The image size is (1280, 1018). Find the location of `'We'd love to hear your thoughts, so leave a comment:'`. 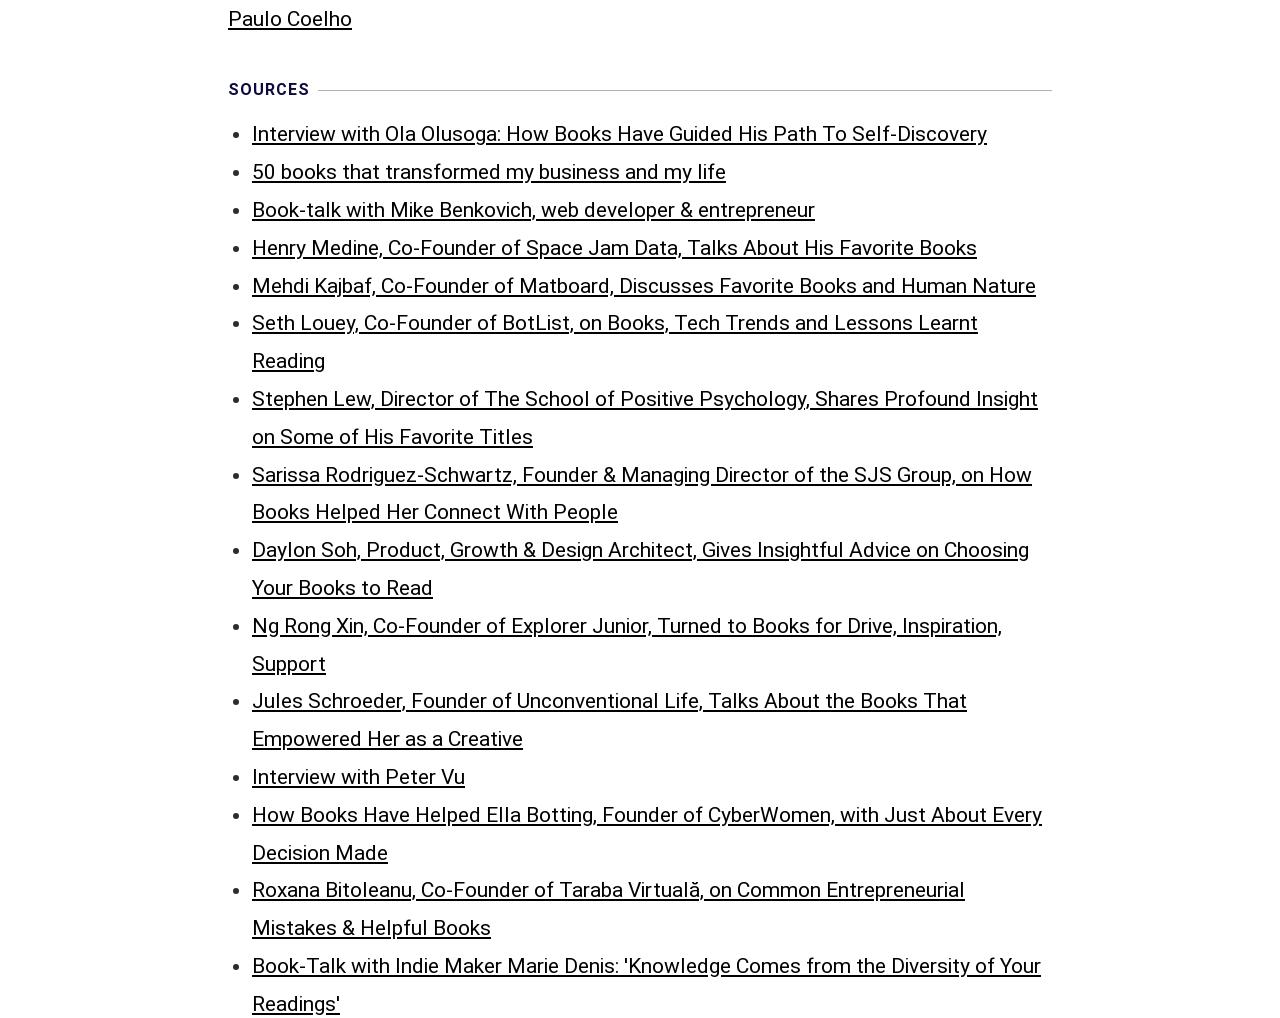

'We'd love to hear your thoughts, so leave a comment:' is located at coordinates (227, 802).